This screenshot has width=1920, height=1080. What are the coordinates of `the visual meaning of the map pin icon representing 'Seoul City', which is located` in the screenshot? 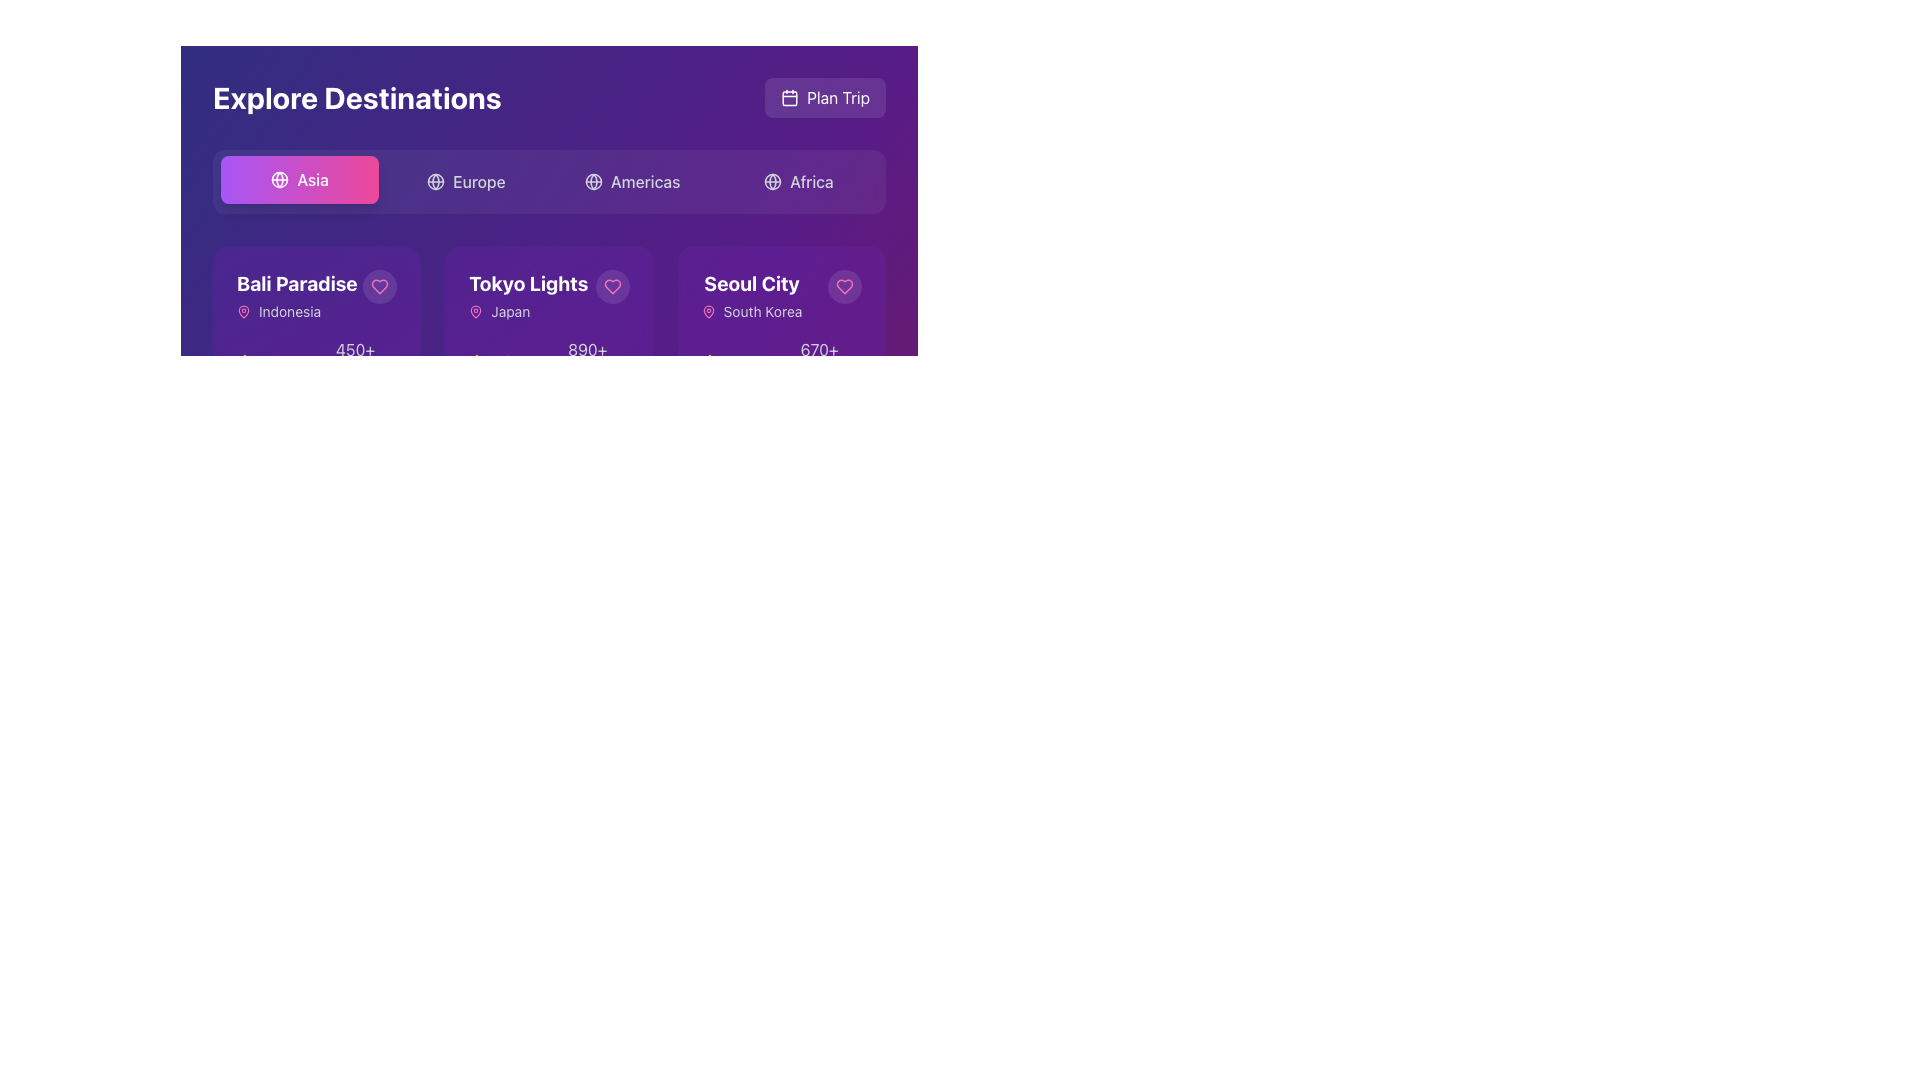 It's located at (708, 312).